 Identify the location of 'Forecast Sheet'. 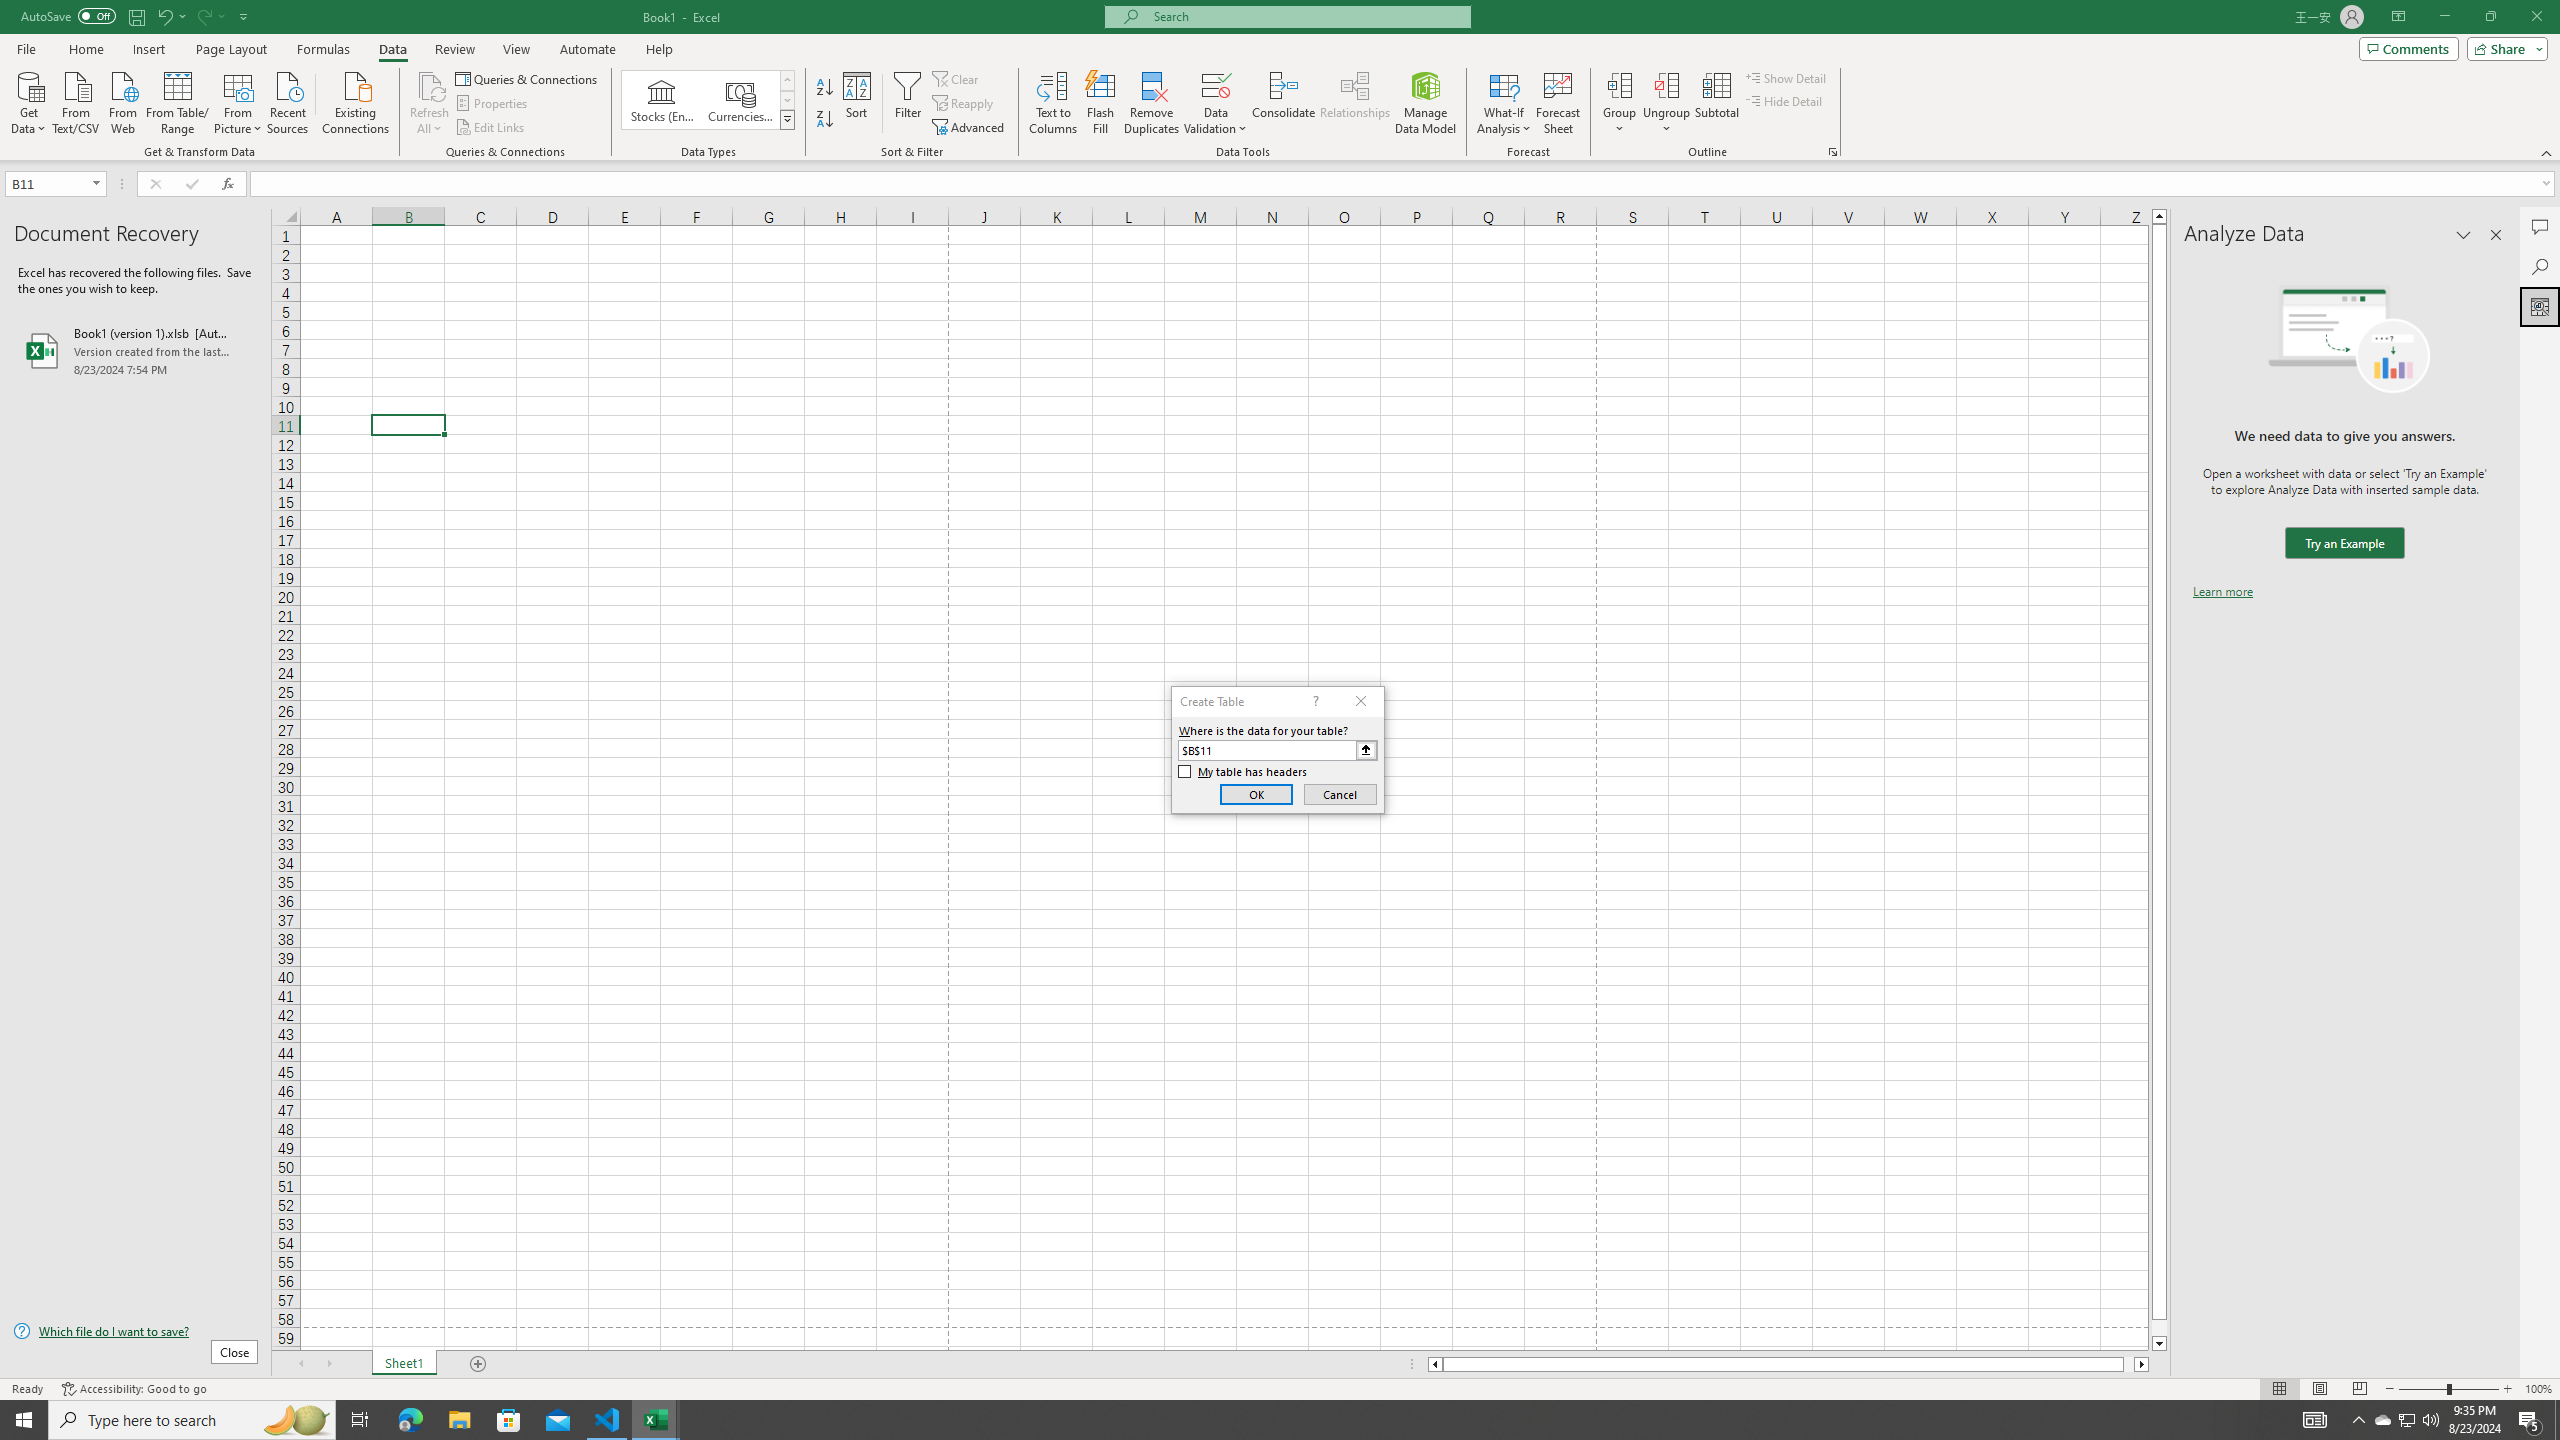
(1557, 103).